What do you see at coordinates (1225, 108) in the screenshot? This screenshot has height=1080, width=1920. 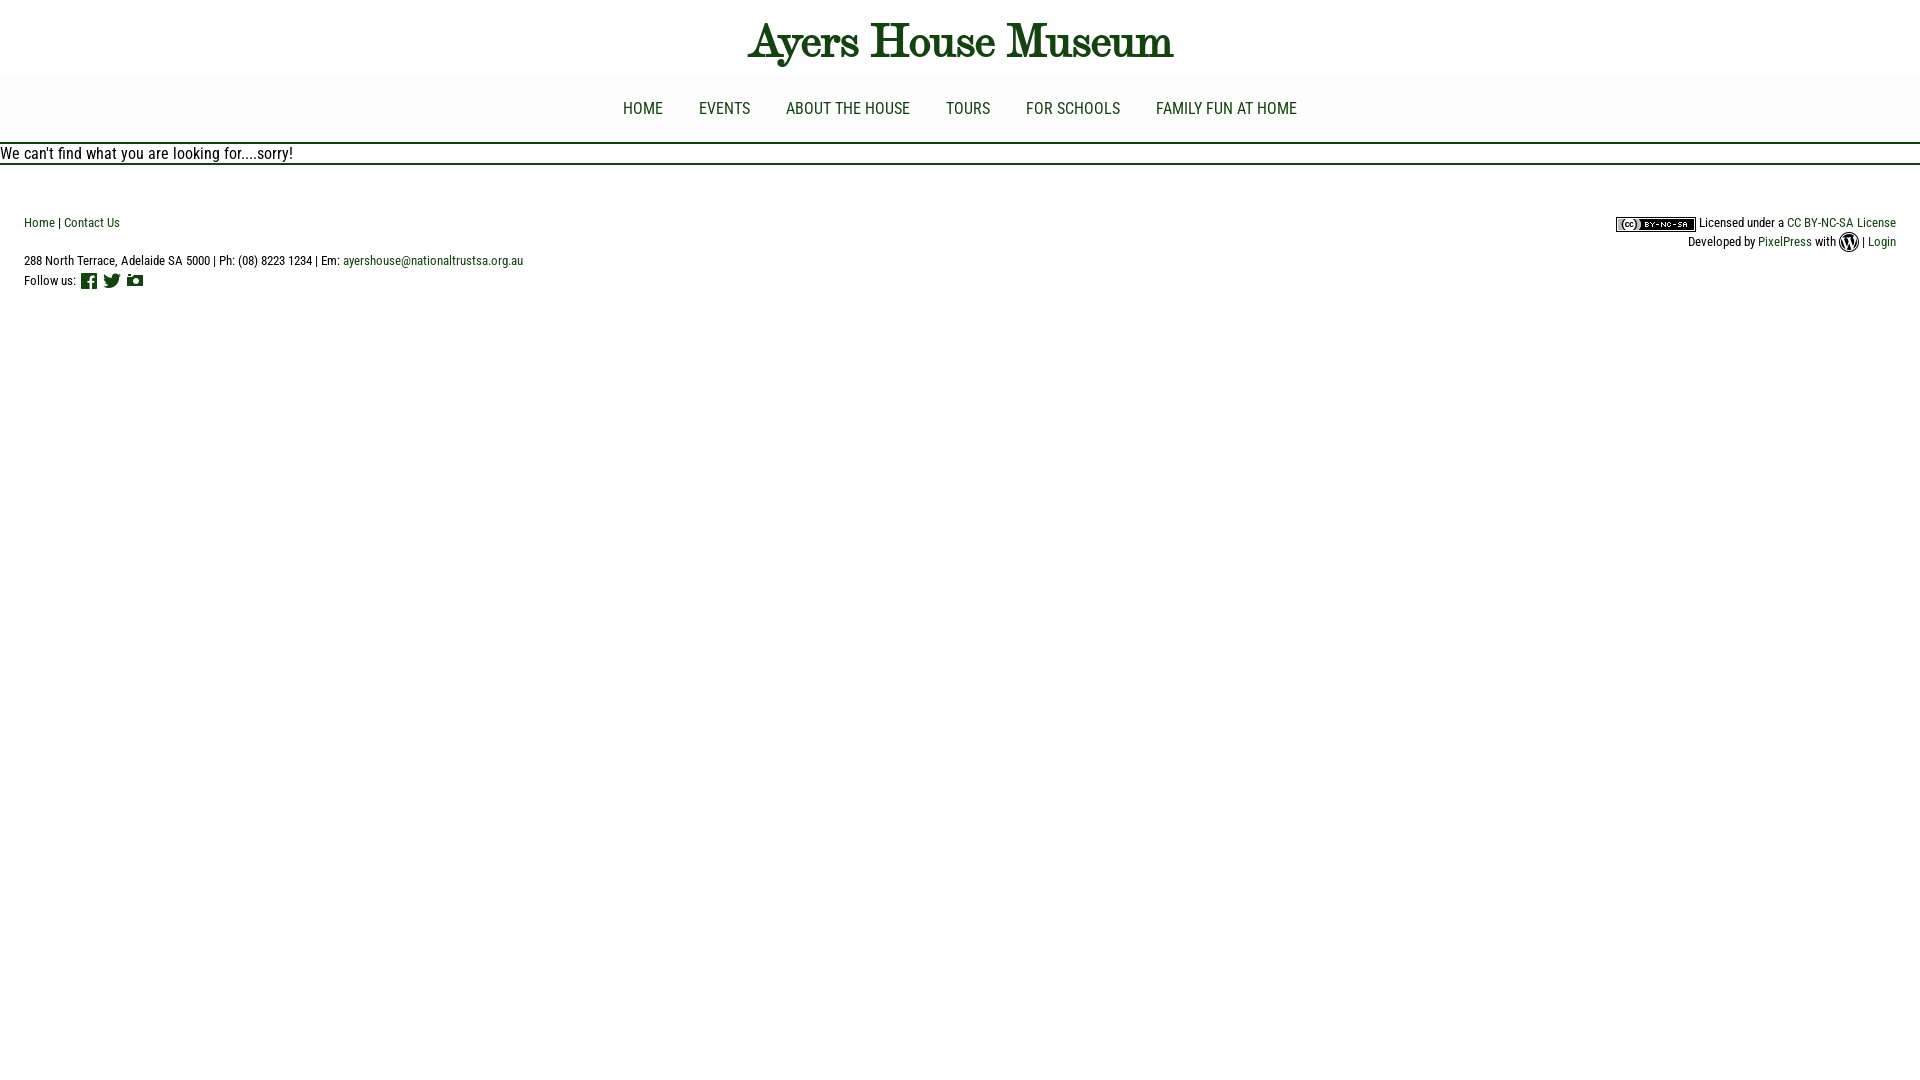 I see `'FAMILY FUN AT HOME'` at bounding box center [1225, 108].